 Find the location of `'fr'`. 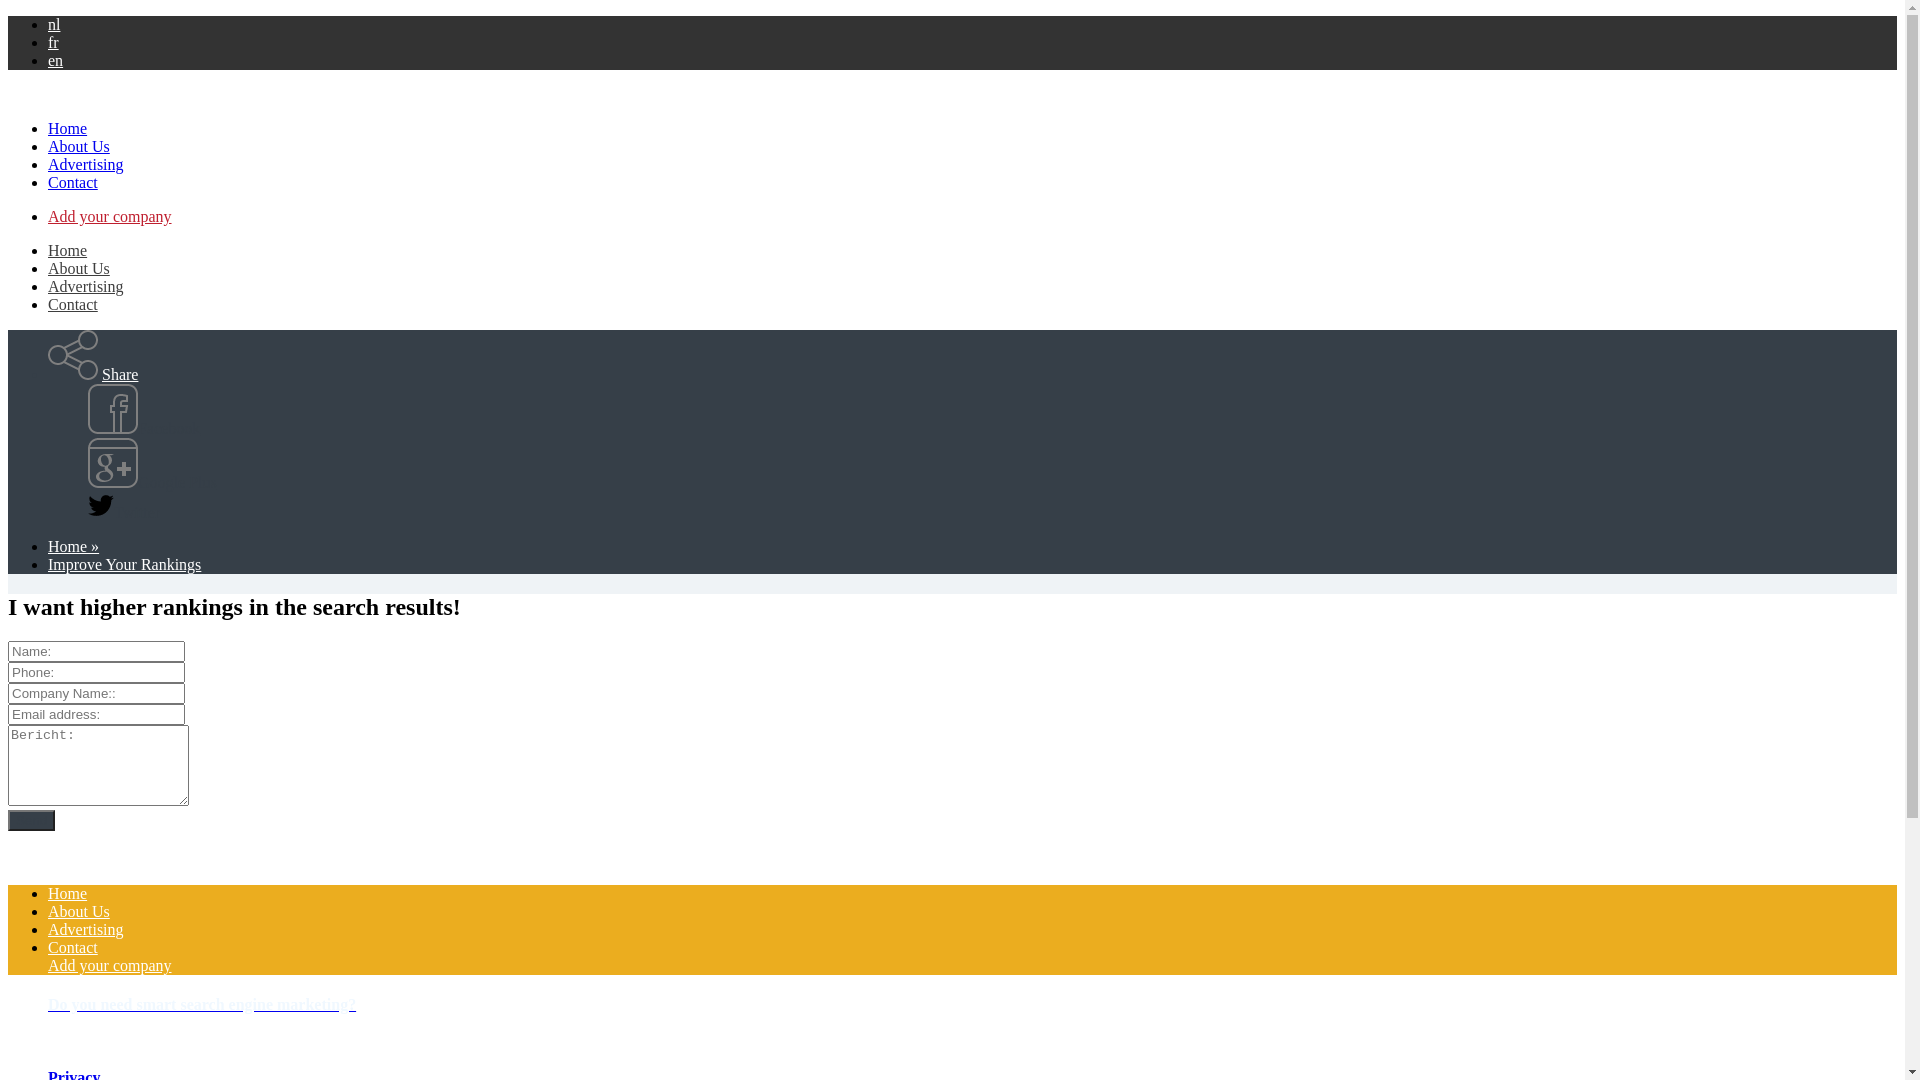

'fr' is located at coordinates (53, 42).